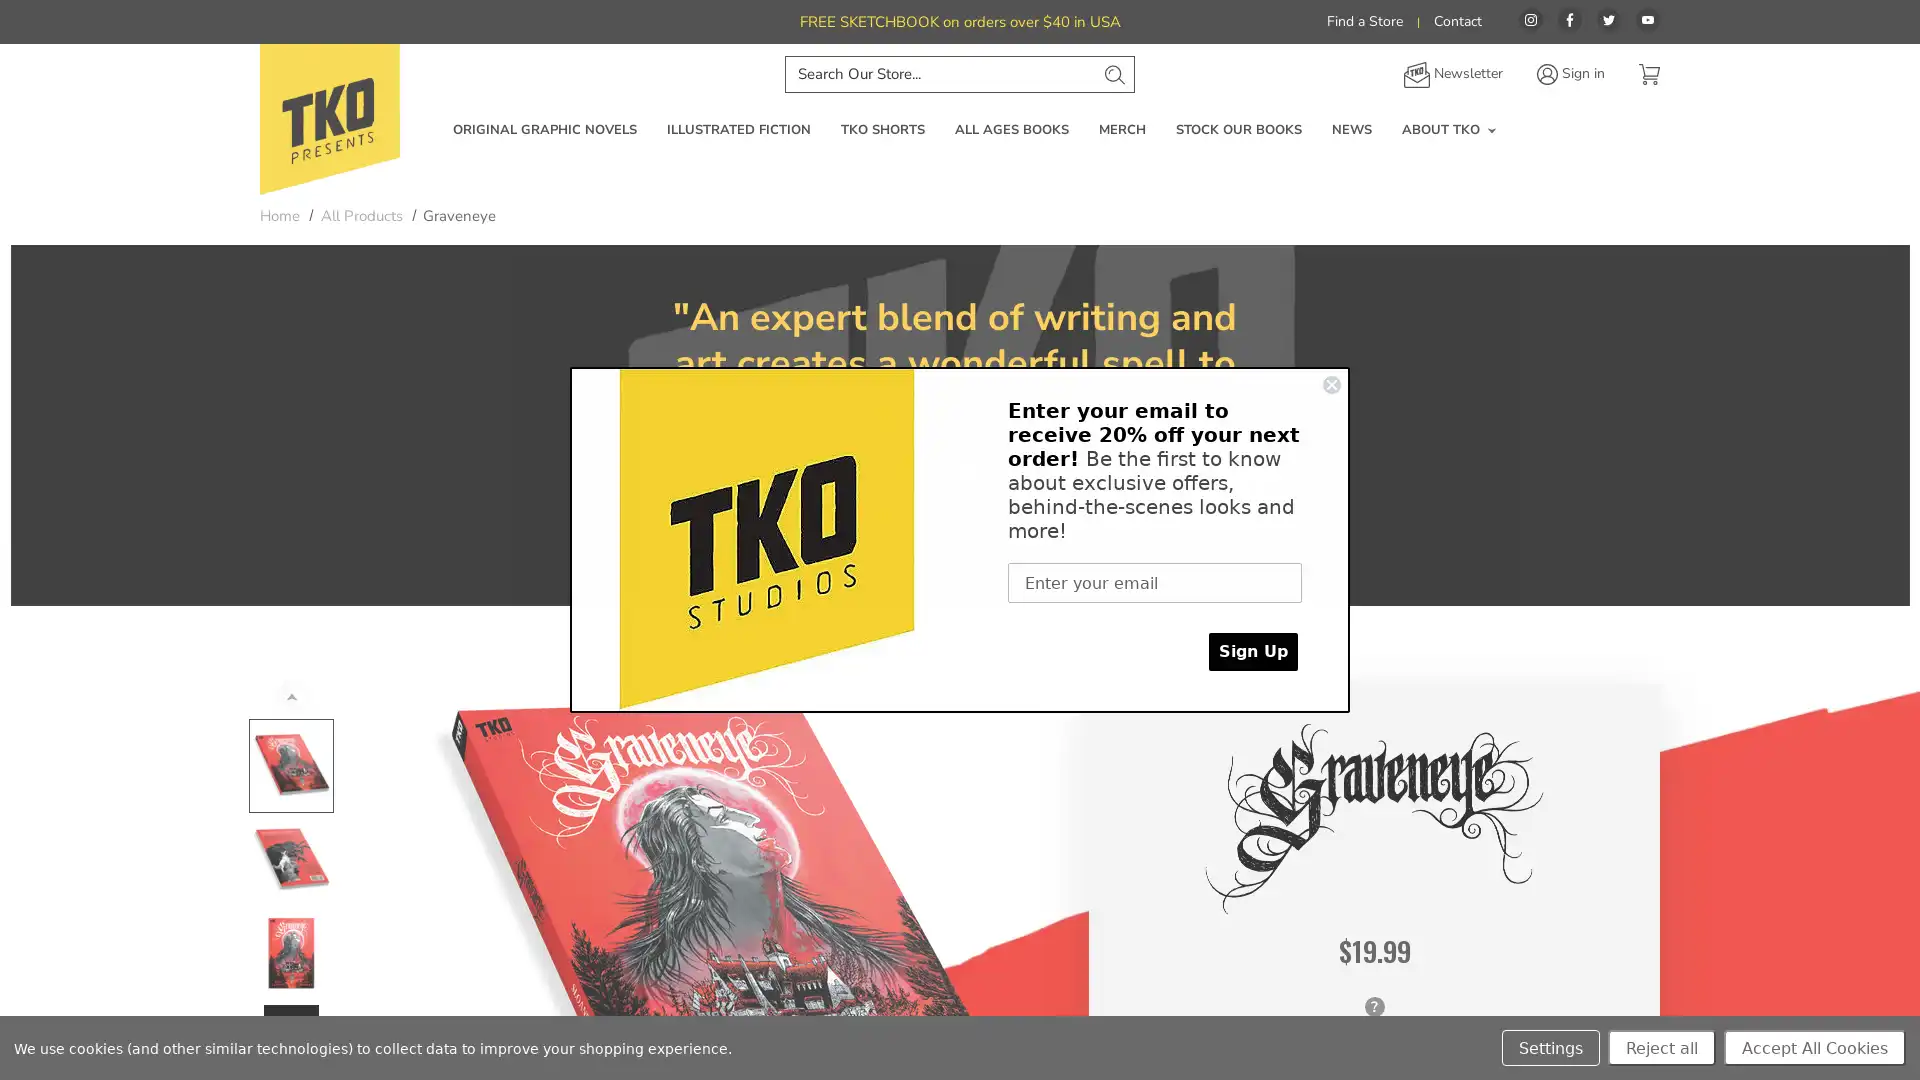 The image size is (1920, 1080). Describe the element at coordinates (1112, 72) in the screenshot. I see `SEARCH OUR STORE...` at that location.